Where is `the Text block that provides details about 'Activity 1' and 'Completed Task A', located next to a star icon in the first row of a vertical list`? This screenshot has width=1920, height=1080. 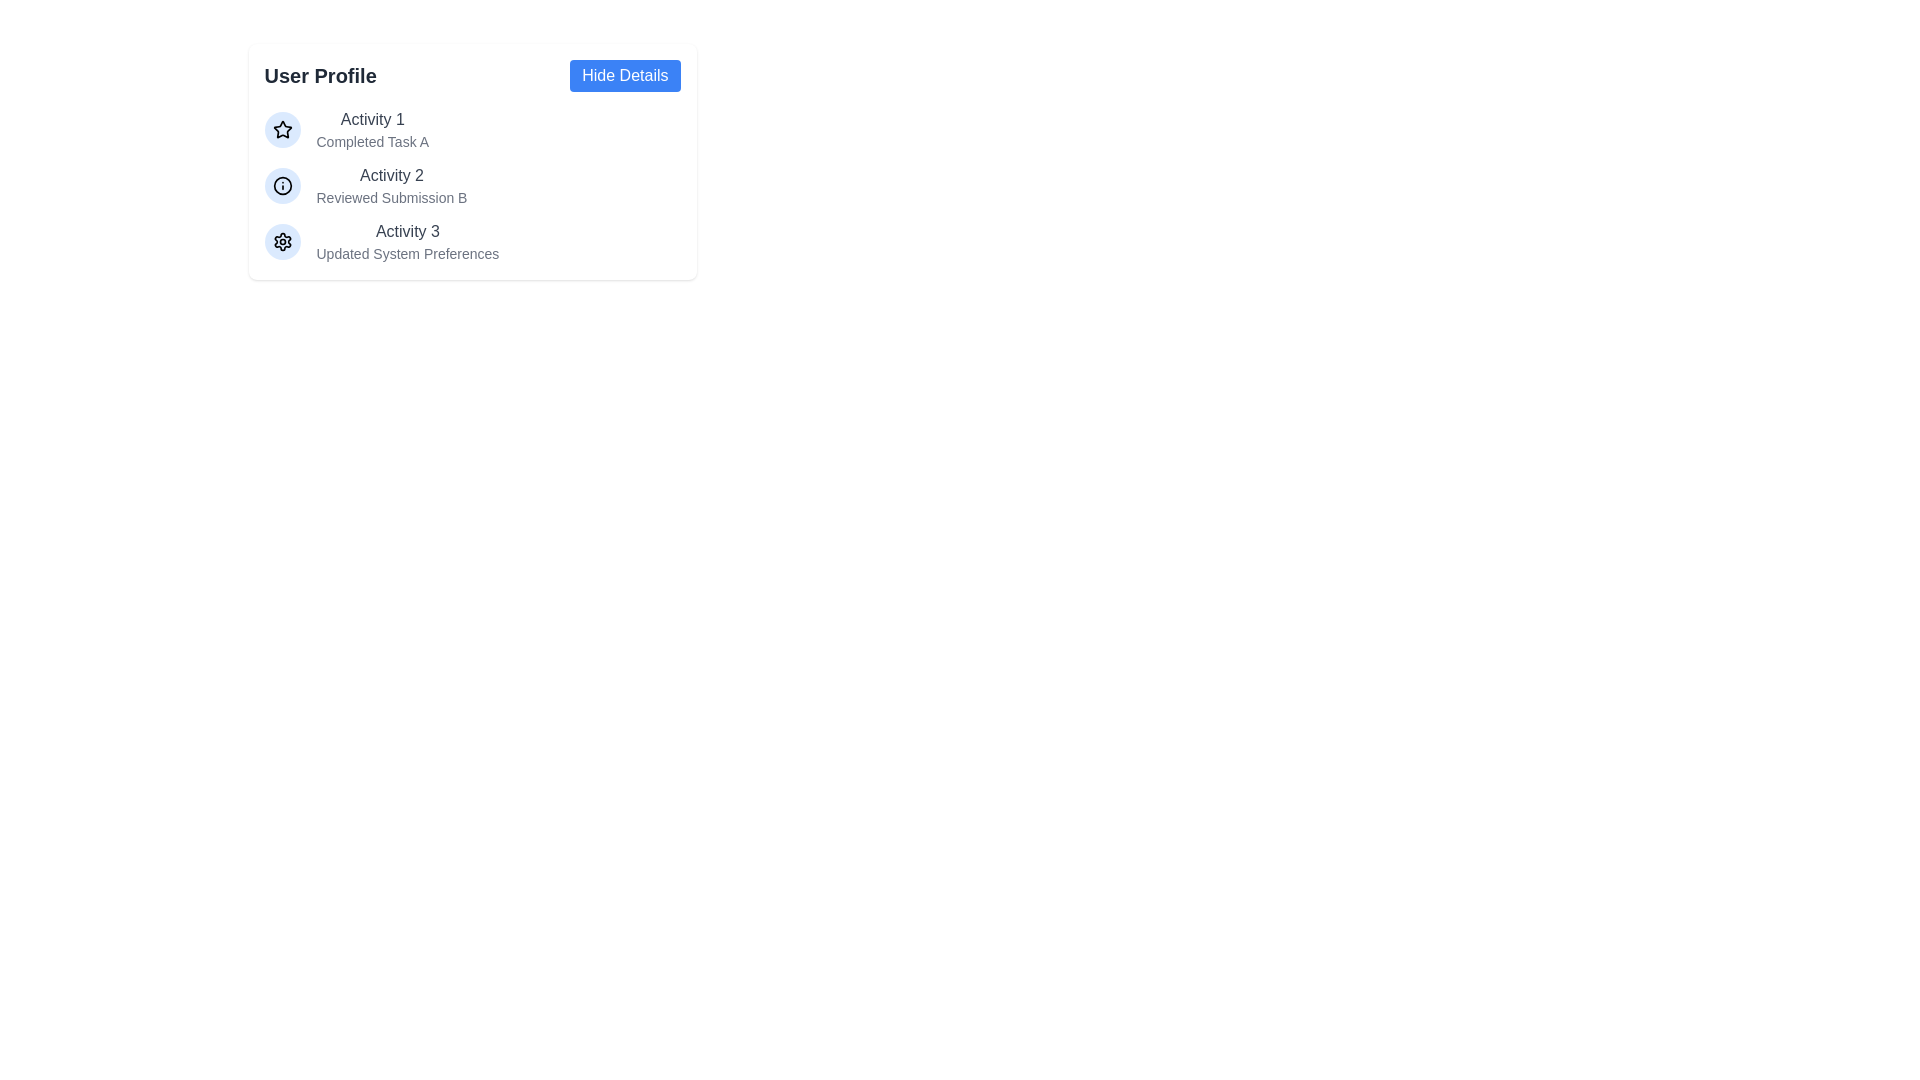 the Text block that provides details about 'Activity 1' and 'Completed Task A', located next to a star icon in the first row of a vertical list is located at coordinates (372, 130).